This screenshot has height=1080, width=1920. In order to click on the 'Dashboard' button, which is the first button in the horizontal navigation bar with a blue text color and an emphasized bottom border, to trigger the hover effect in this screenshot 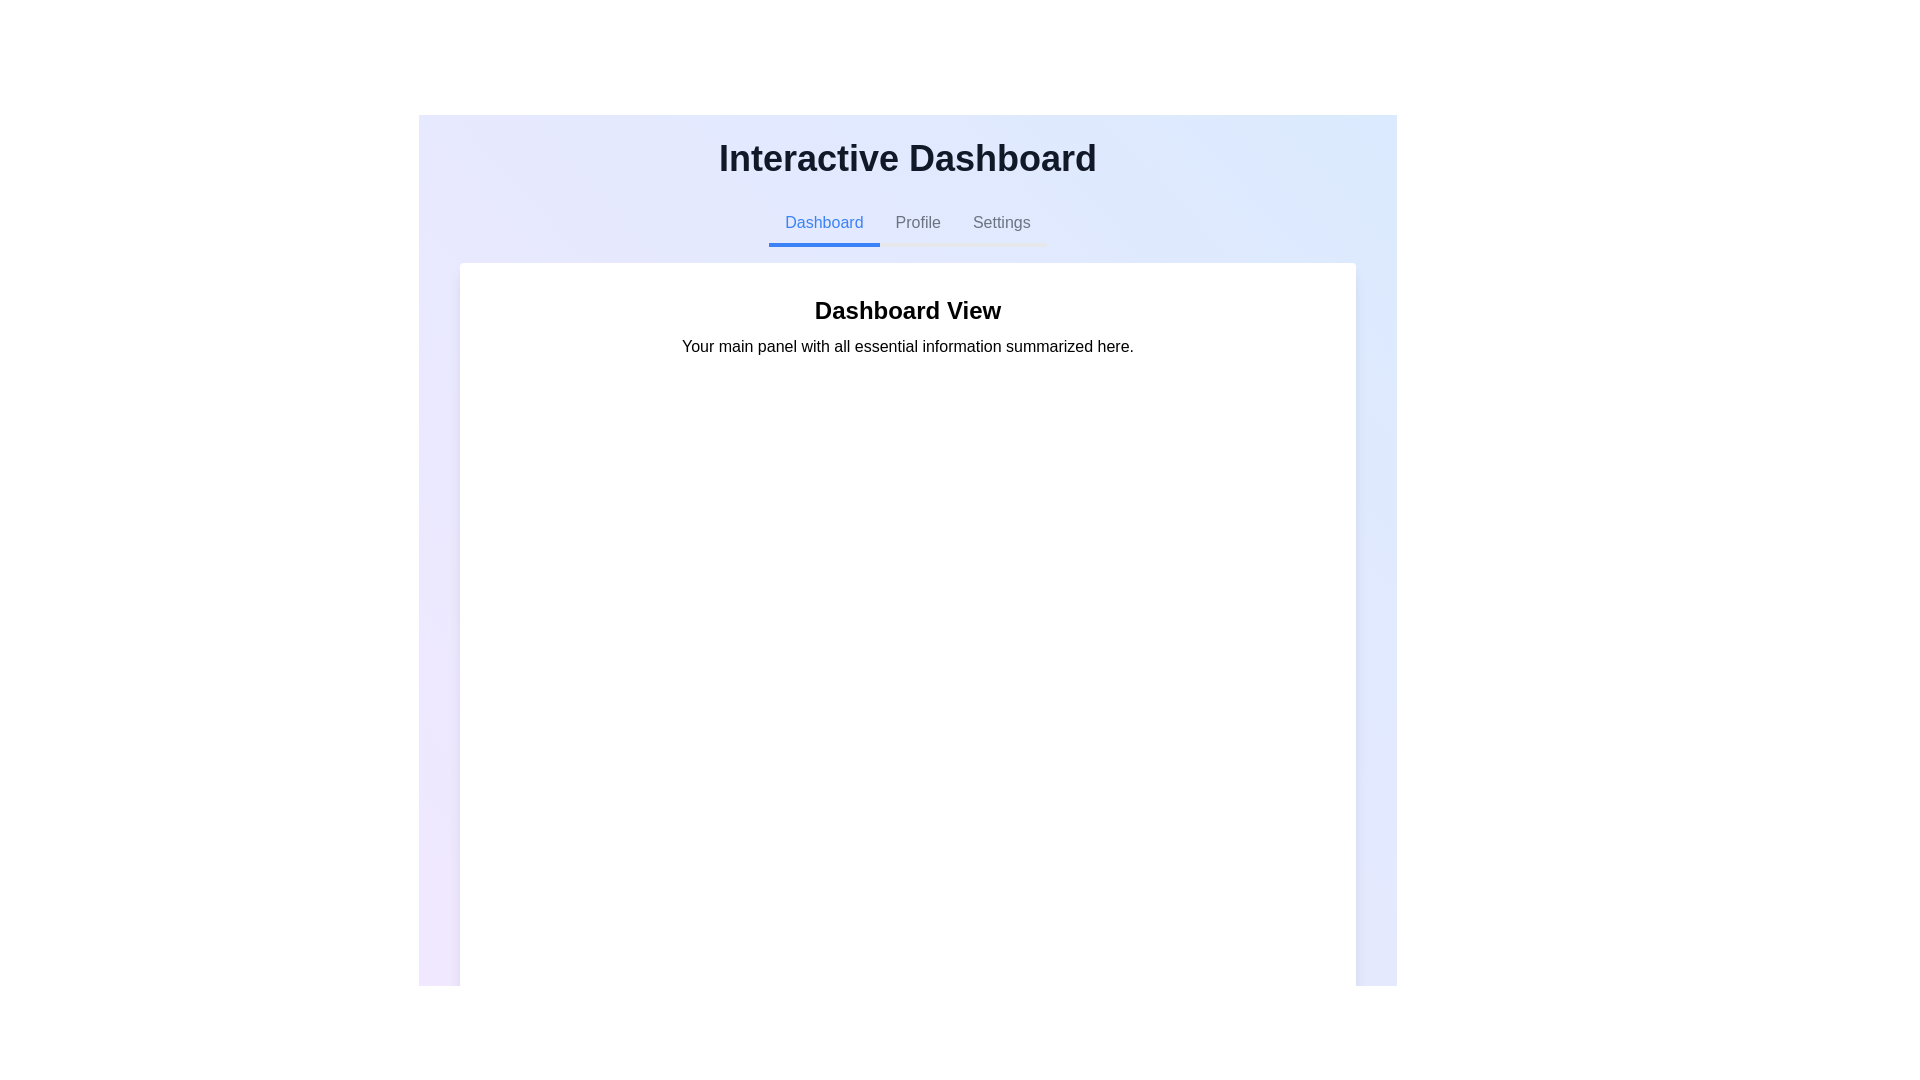, I will do `click(824, 224)`.